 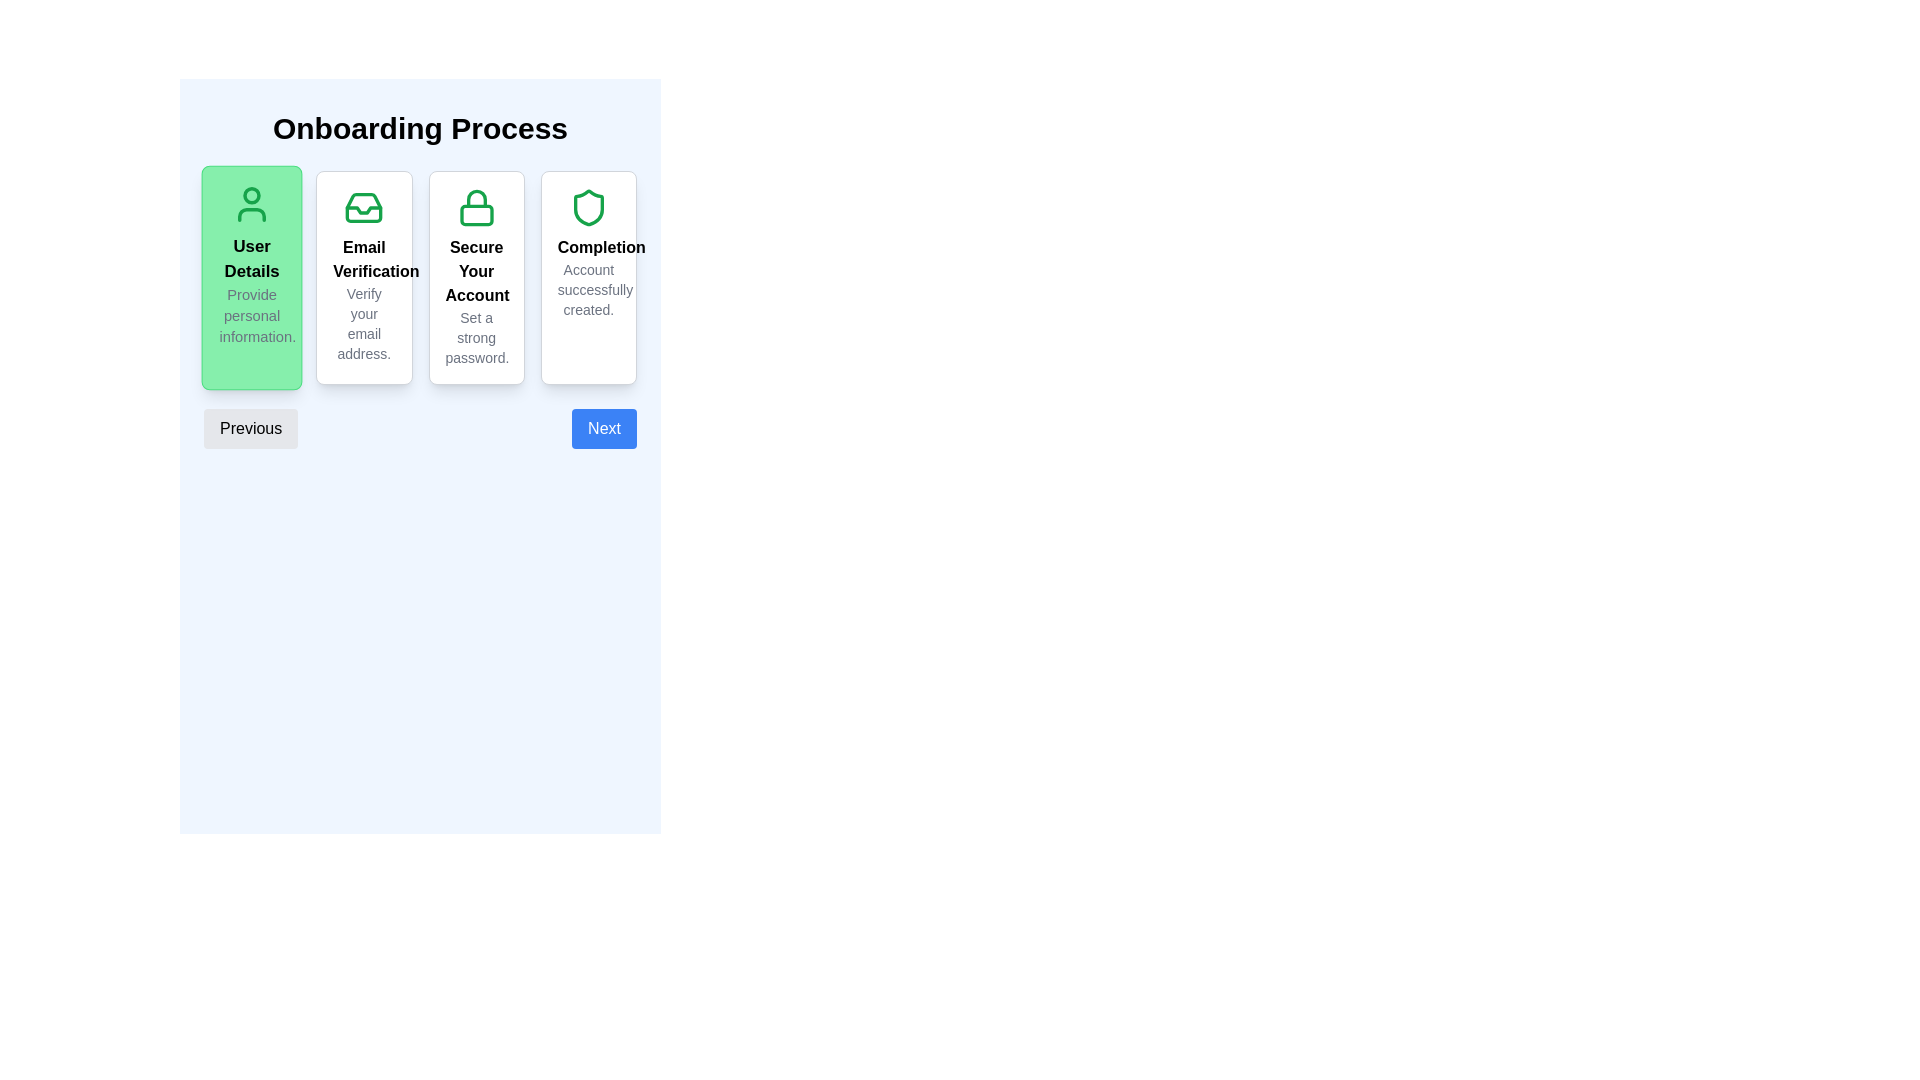 What do you see at coordinates (251, 215) in the screenshot?
I see `the rectangular graphical component within the user icon located in the green-highlighted 'User Details' navigation card, which is the leftmost card in the onboarding sequence` at bounding box center [251, 215].